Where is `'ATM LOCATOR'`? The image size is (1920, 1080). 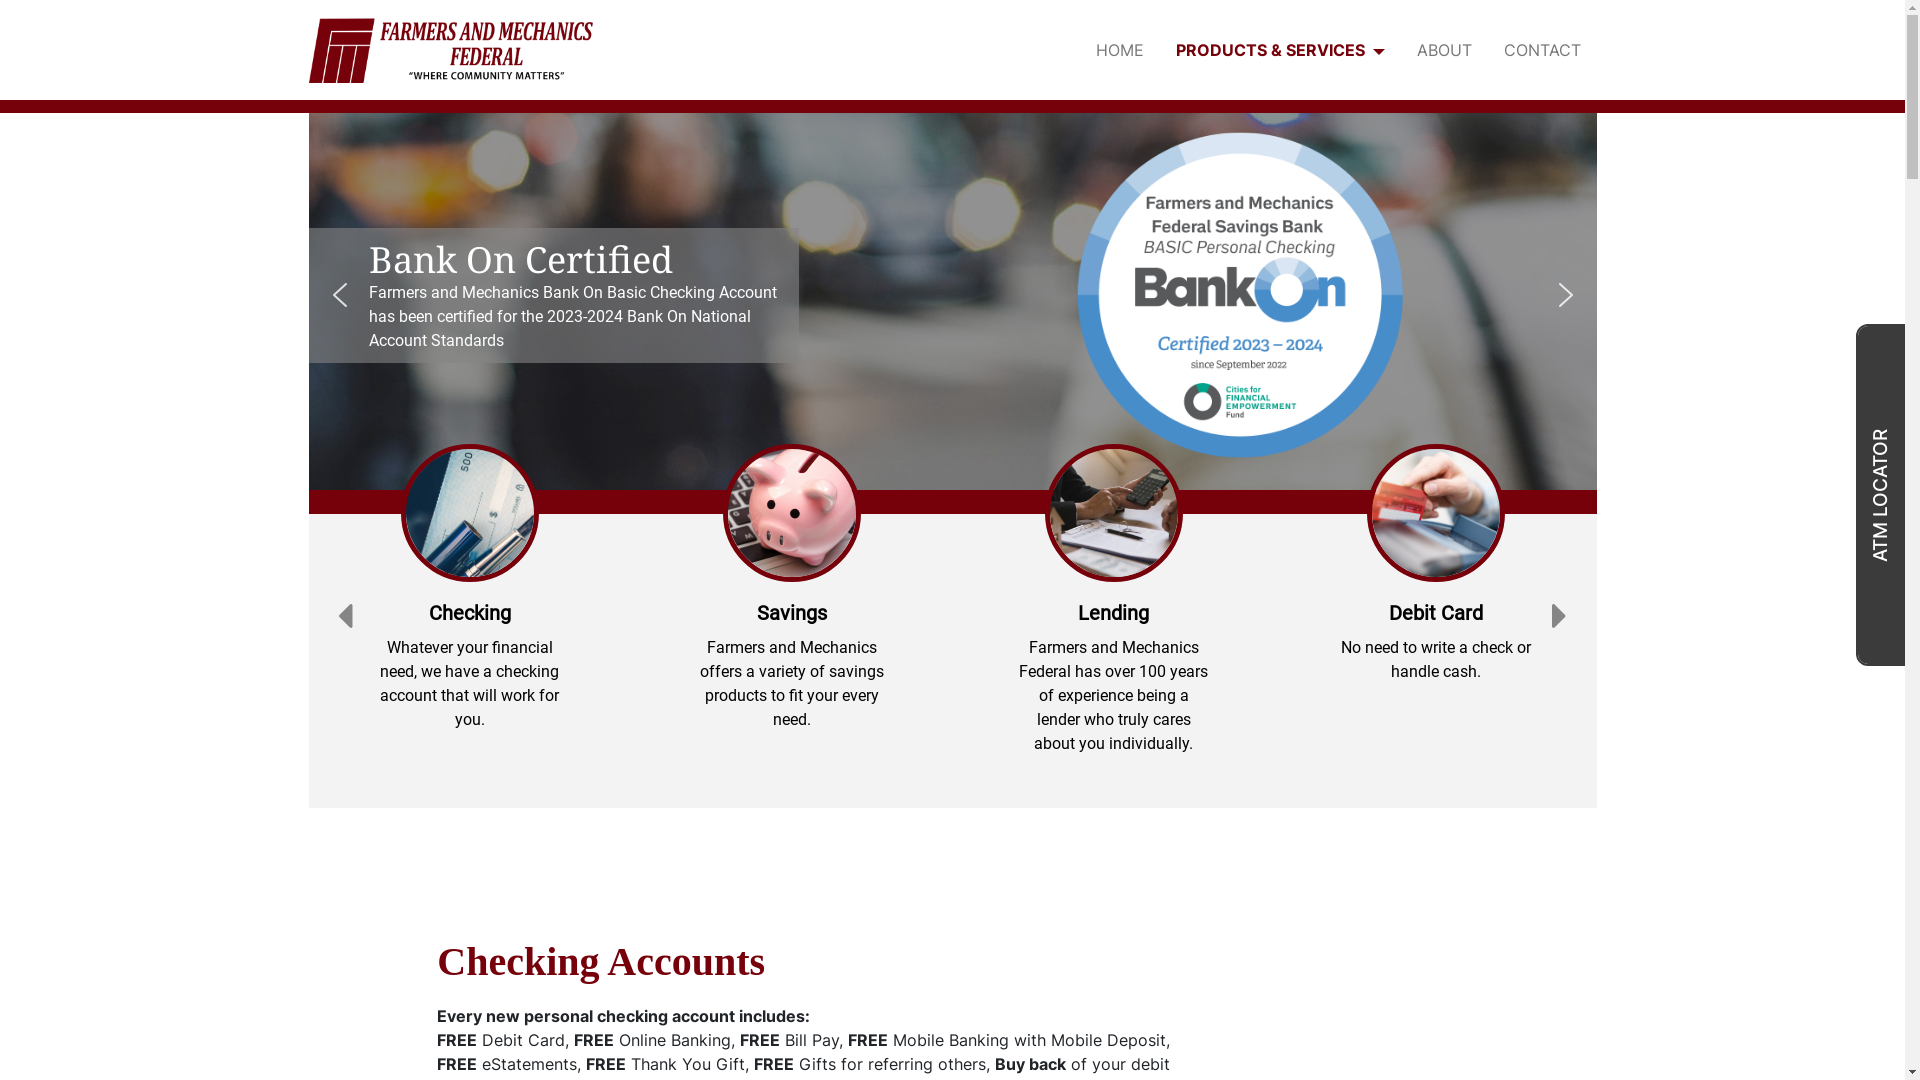
'ATM LOCATOR' is located at coordinates (1881, 494).